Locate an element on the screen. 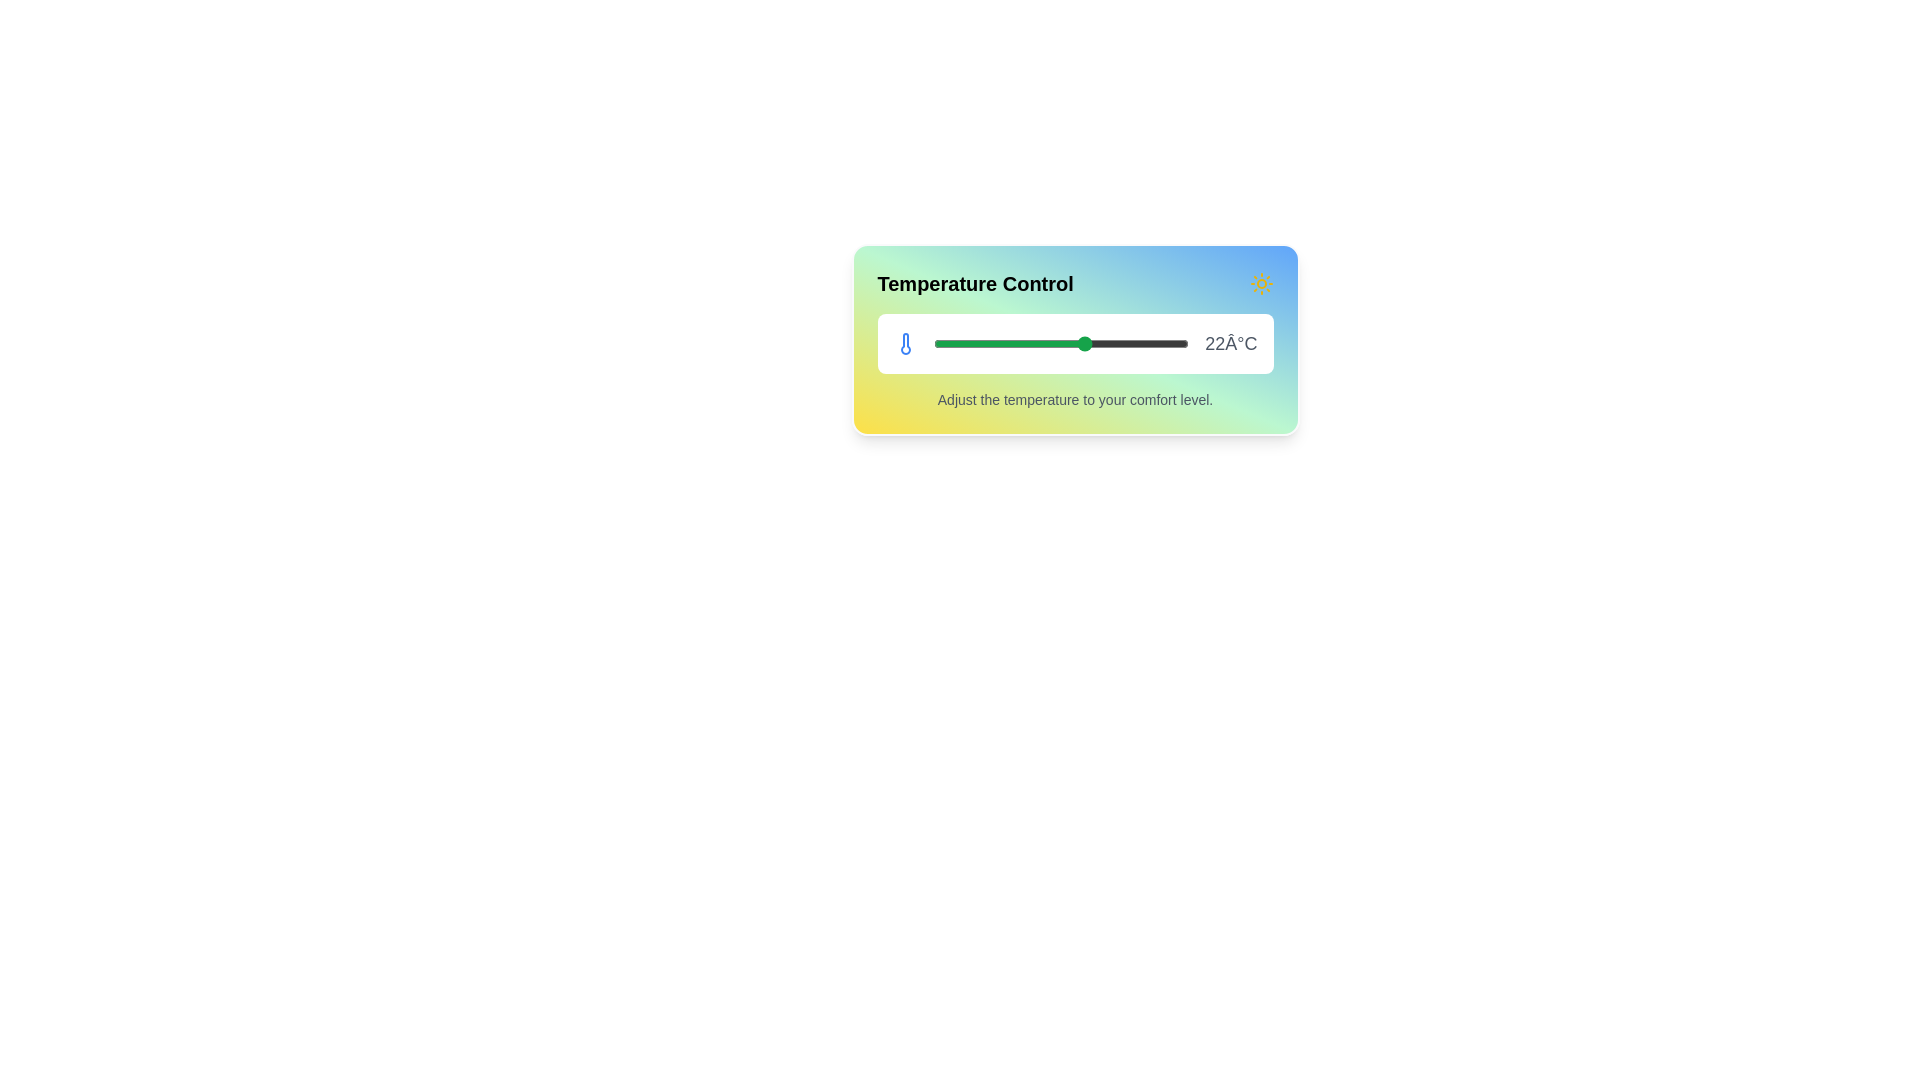  the static label displaying the current temperature value formatted as '22°C' within the 'Temperature Control' UI, located at the far right adjacent to the slider is located at coordinates (1230, 342).